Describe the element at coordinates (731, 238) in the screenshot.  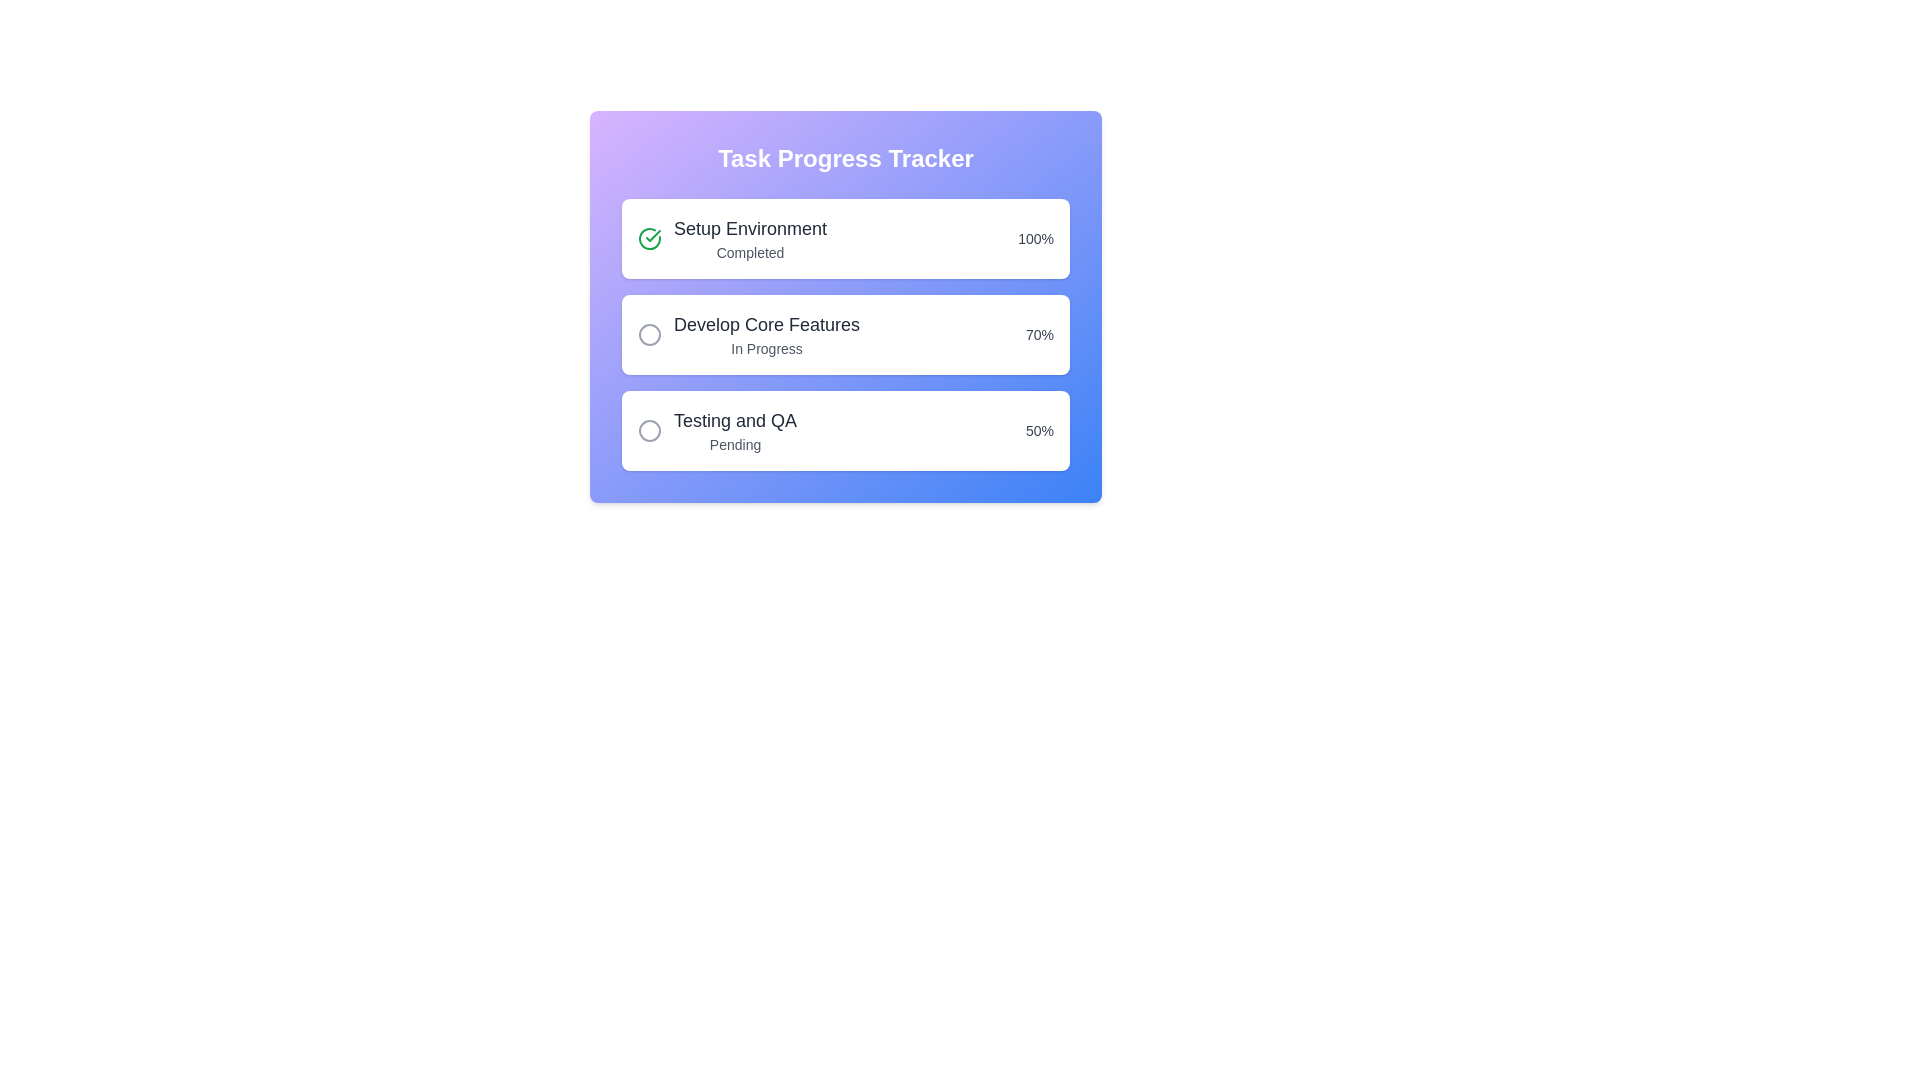
I see `the completion status of the task completion item labeled 'Setup Environment' with a green checkmark icon, located at the top of the list` at that location.